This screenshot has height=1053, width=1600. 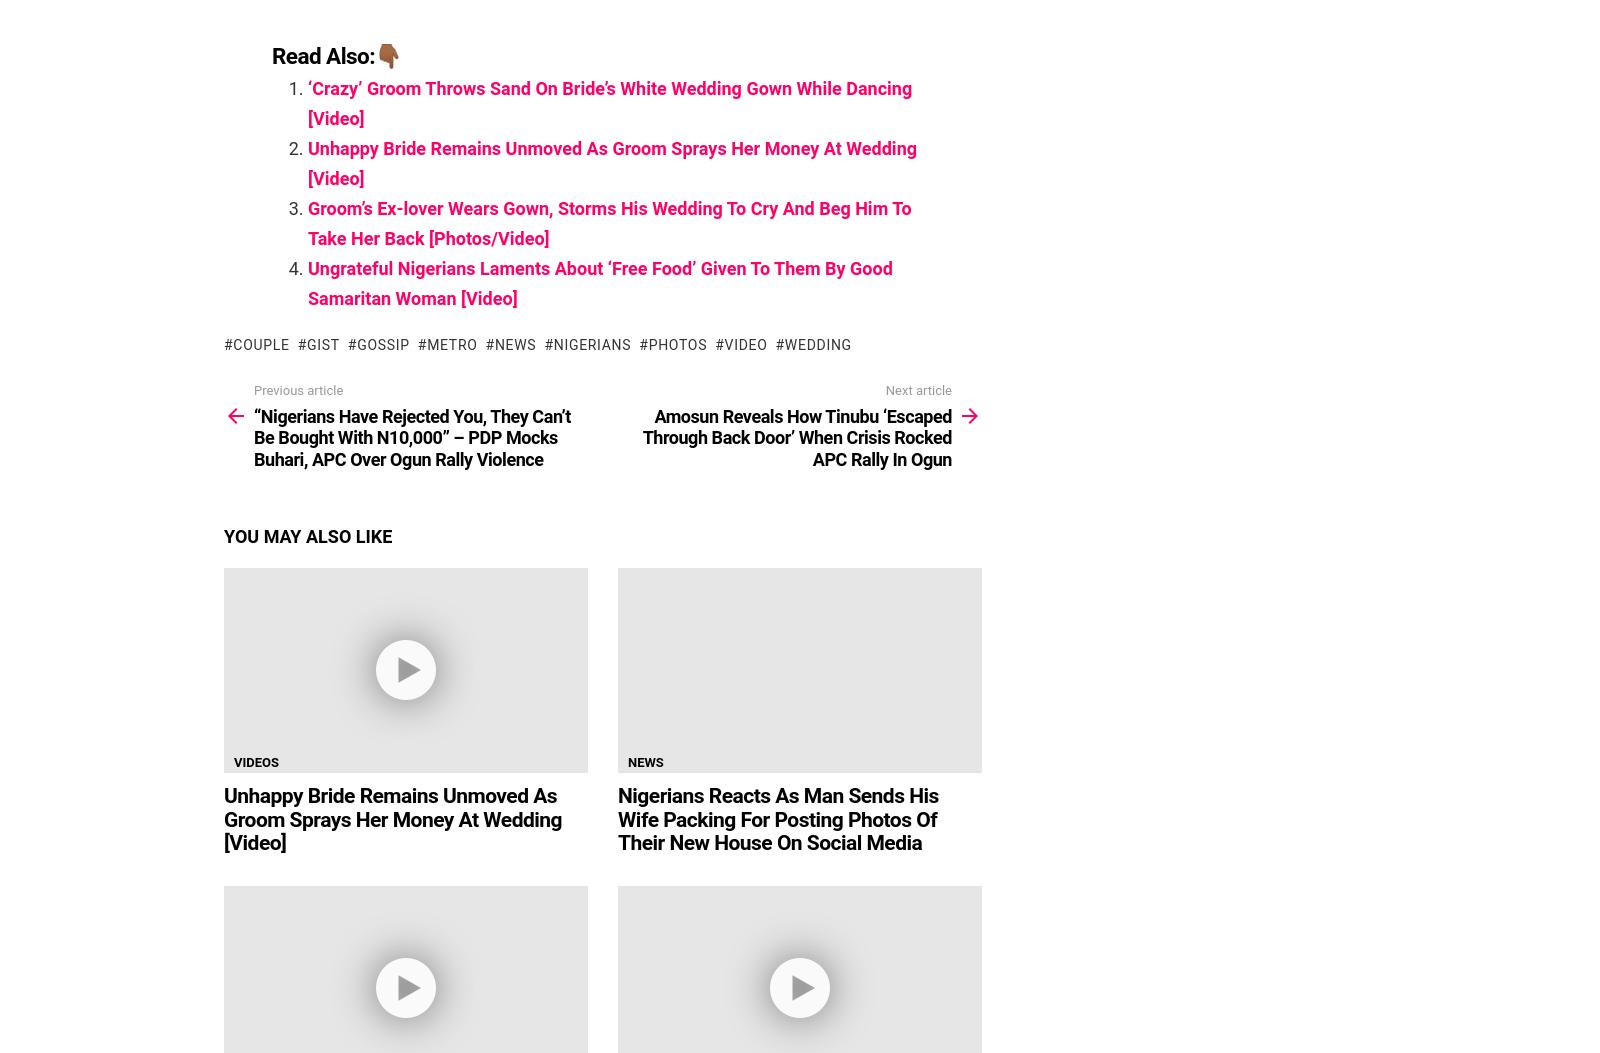 What do you see at coordinates (426, 343) in the screenshot?
I see `'METRO'` at bounding box center [426, 343].